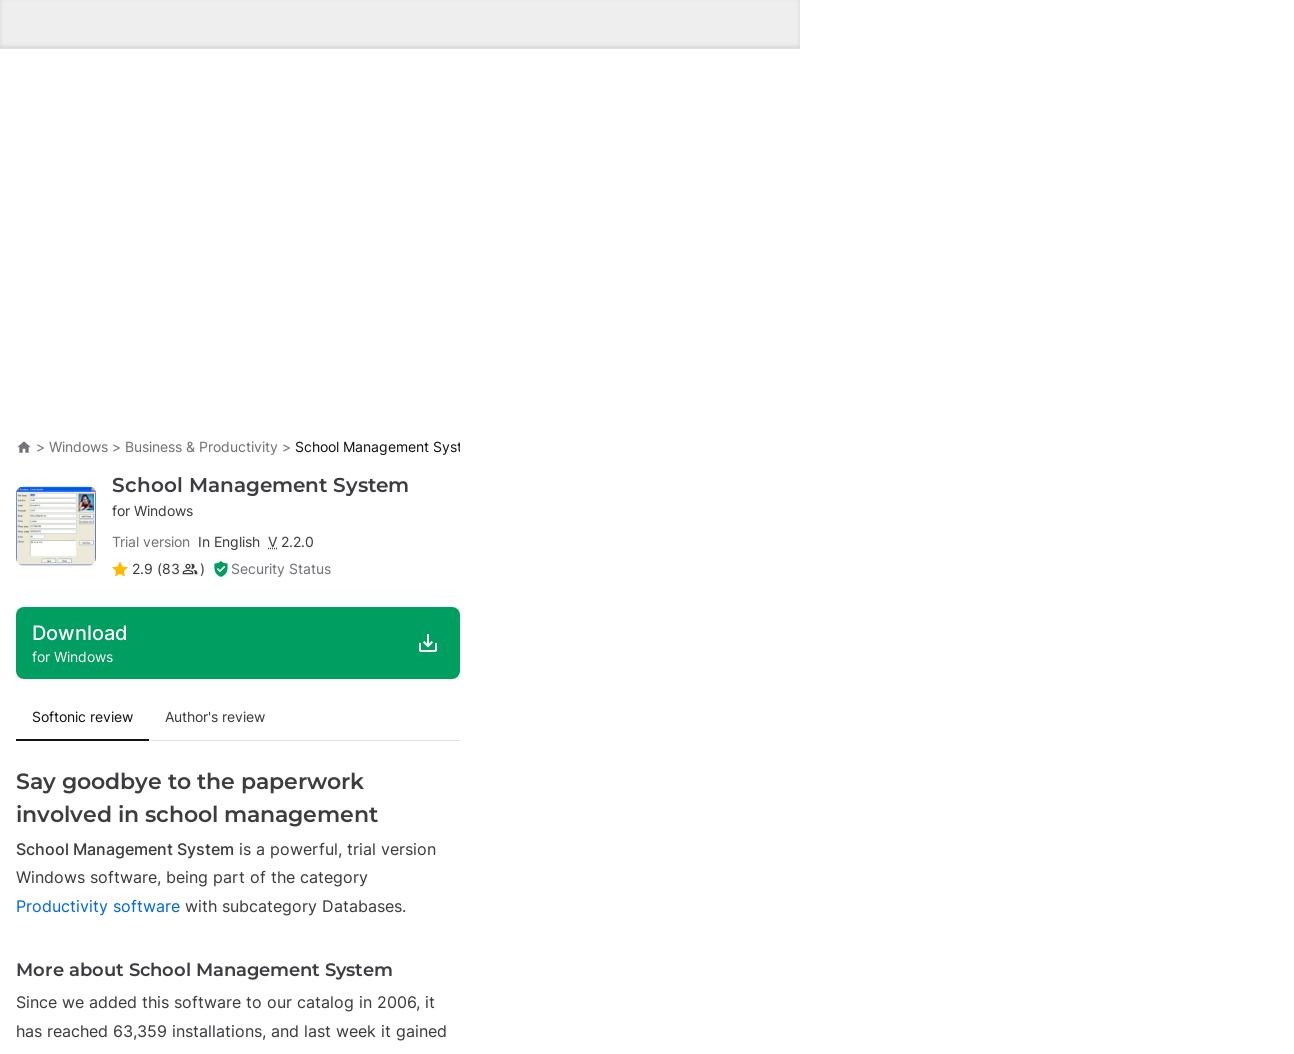 This screenshot has height=1054, width=1294. What do you see at coordinates (586, 26) in the screenshot?
I see `'Complex Diagram Builder'` at bounding box center [586, 26].